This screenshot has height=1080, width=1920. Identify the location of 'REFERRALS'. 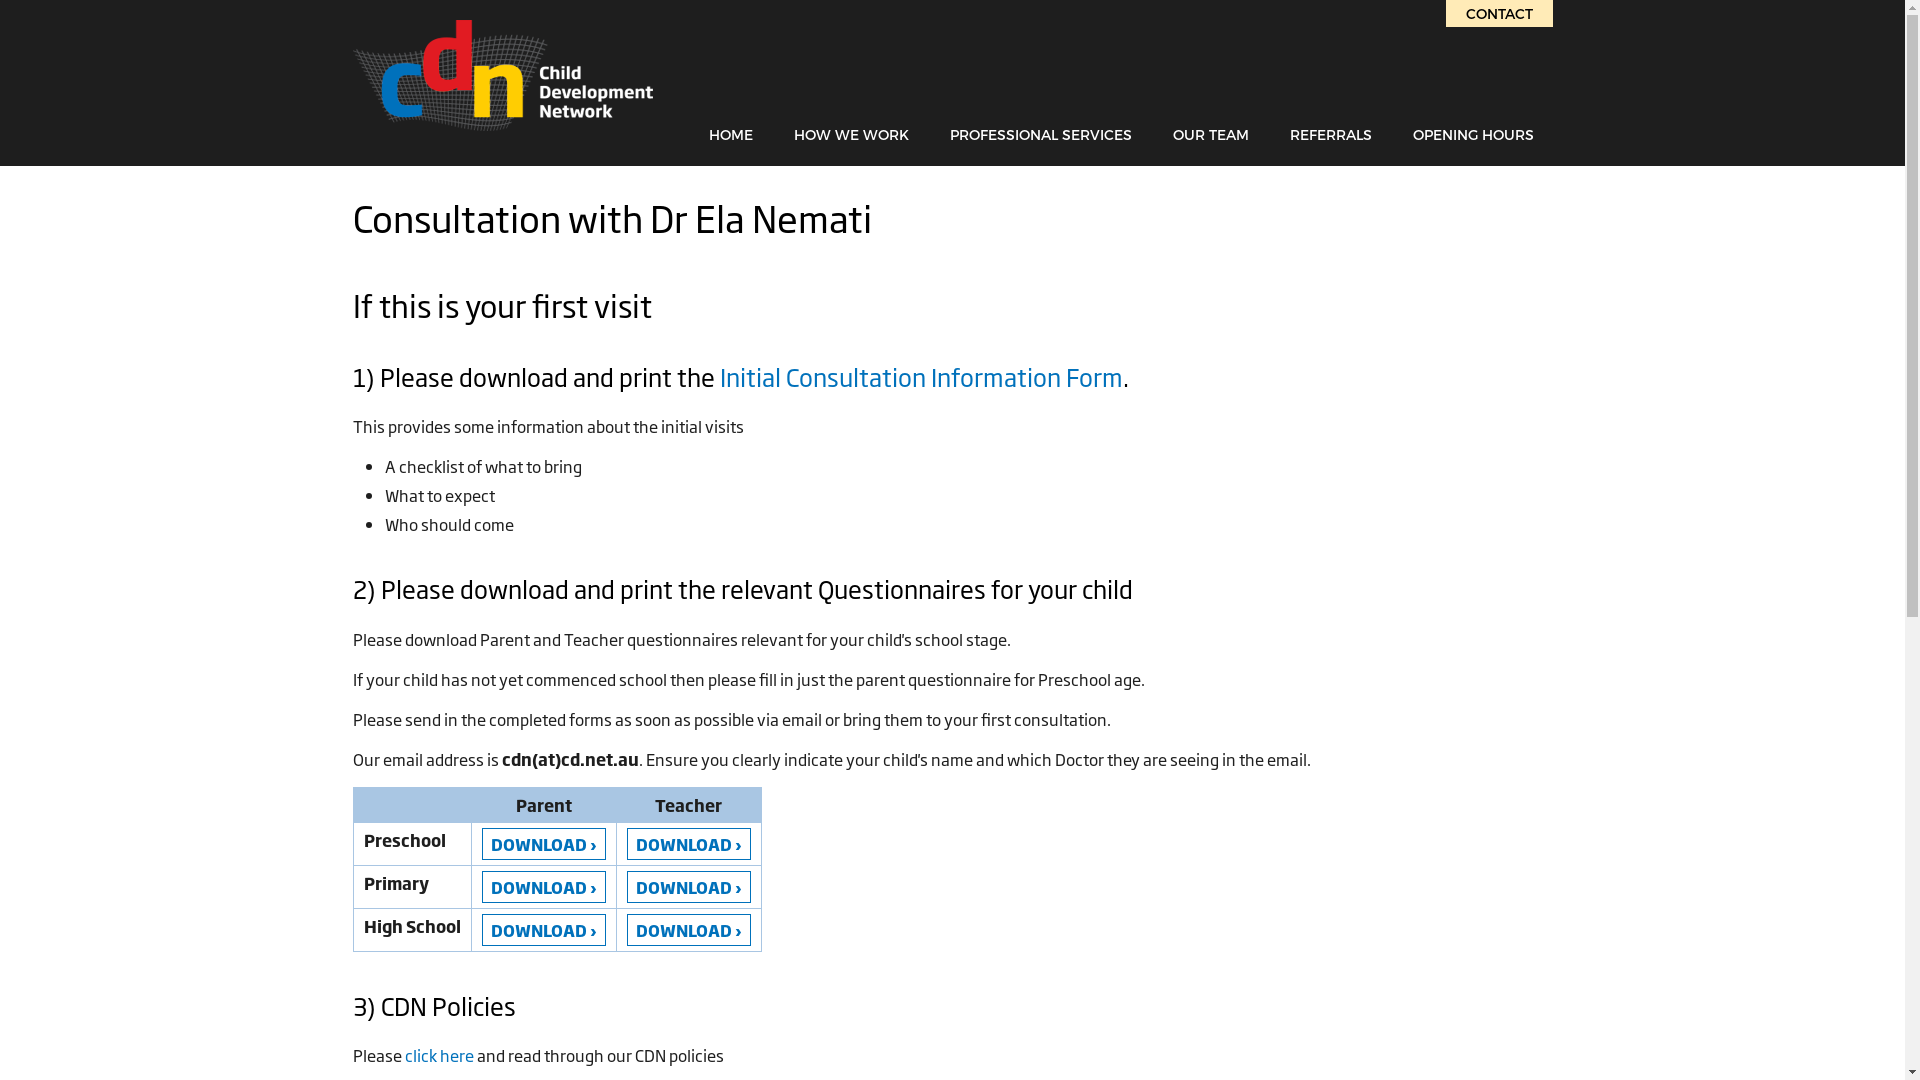
(1330, 134).